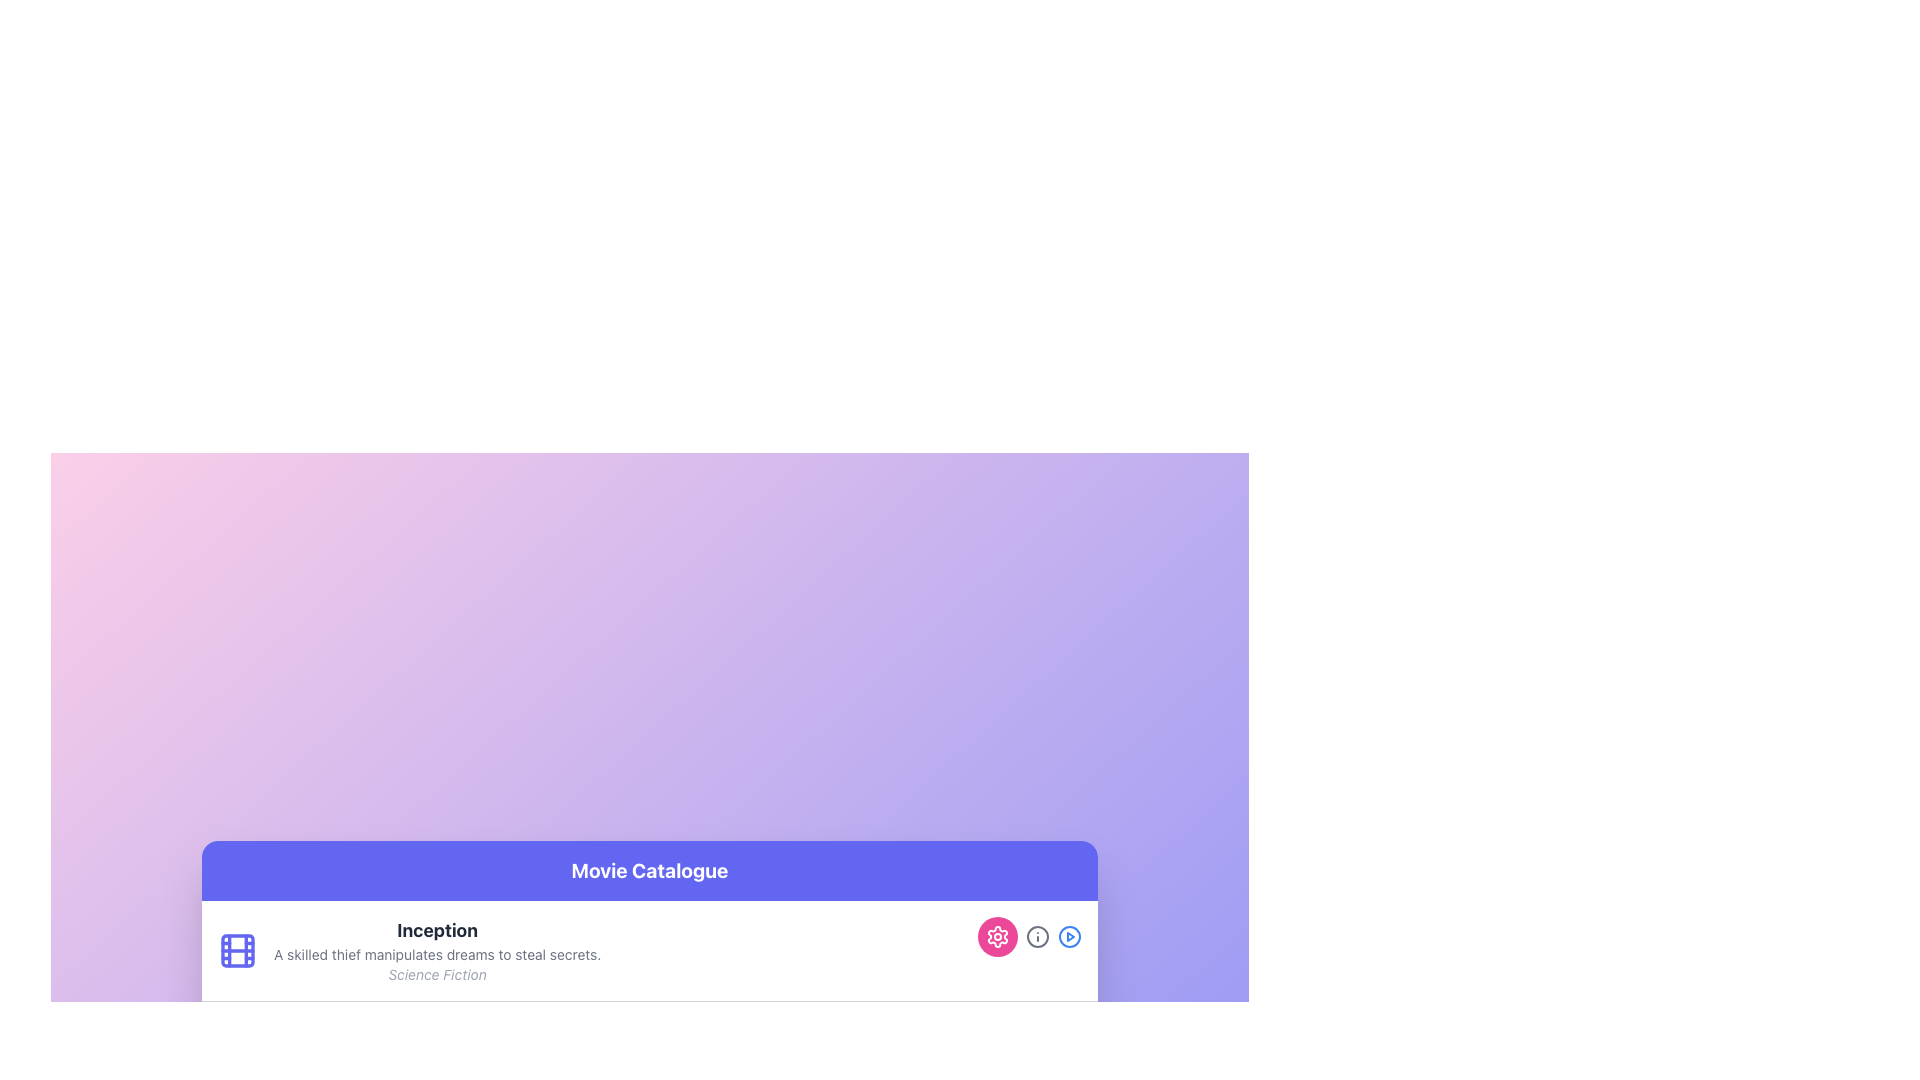 This screenshot has width=1920, height=1080. Describe the element at coordinates (649, 869) in the screenshot. I see `the text label that serves as the header for the movie catalogue, positioned at the center of the indigo-colored background section` at that location.